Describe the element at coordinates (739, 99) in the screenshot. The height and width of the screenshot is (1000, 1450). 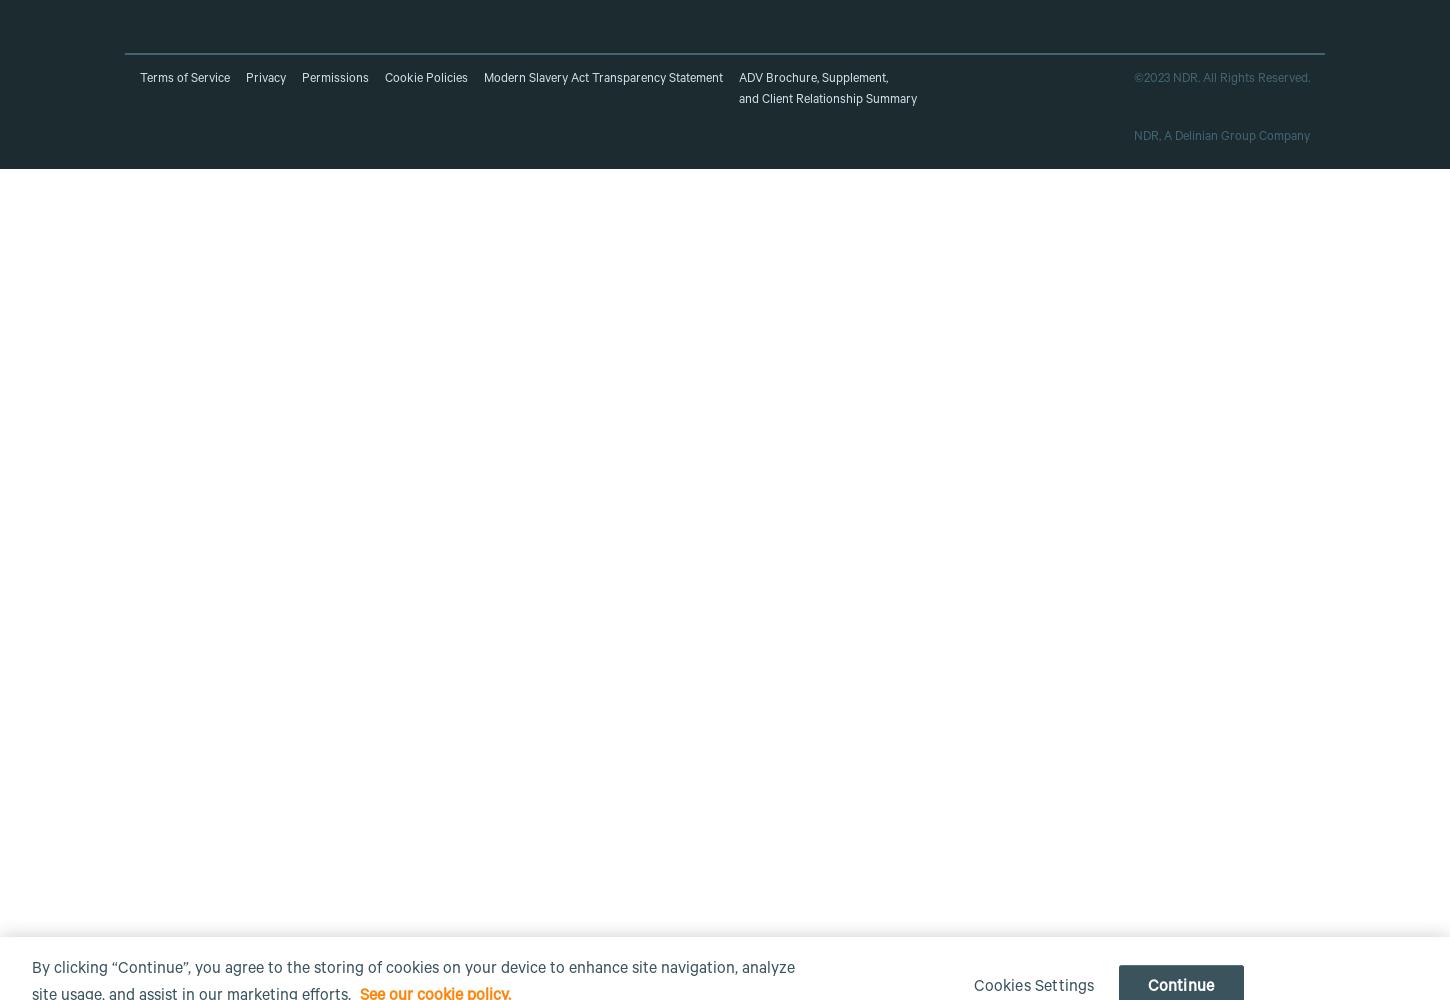
I see `'and Client Relationship Summary'` at that location.